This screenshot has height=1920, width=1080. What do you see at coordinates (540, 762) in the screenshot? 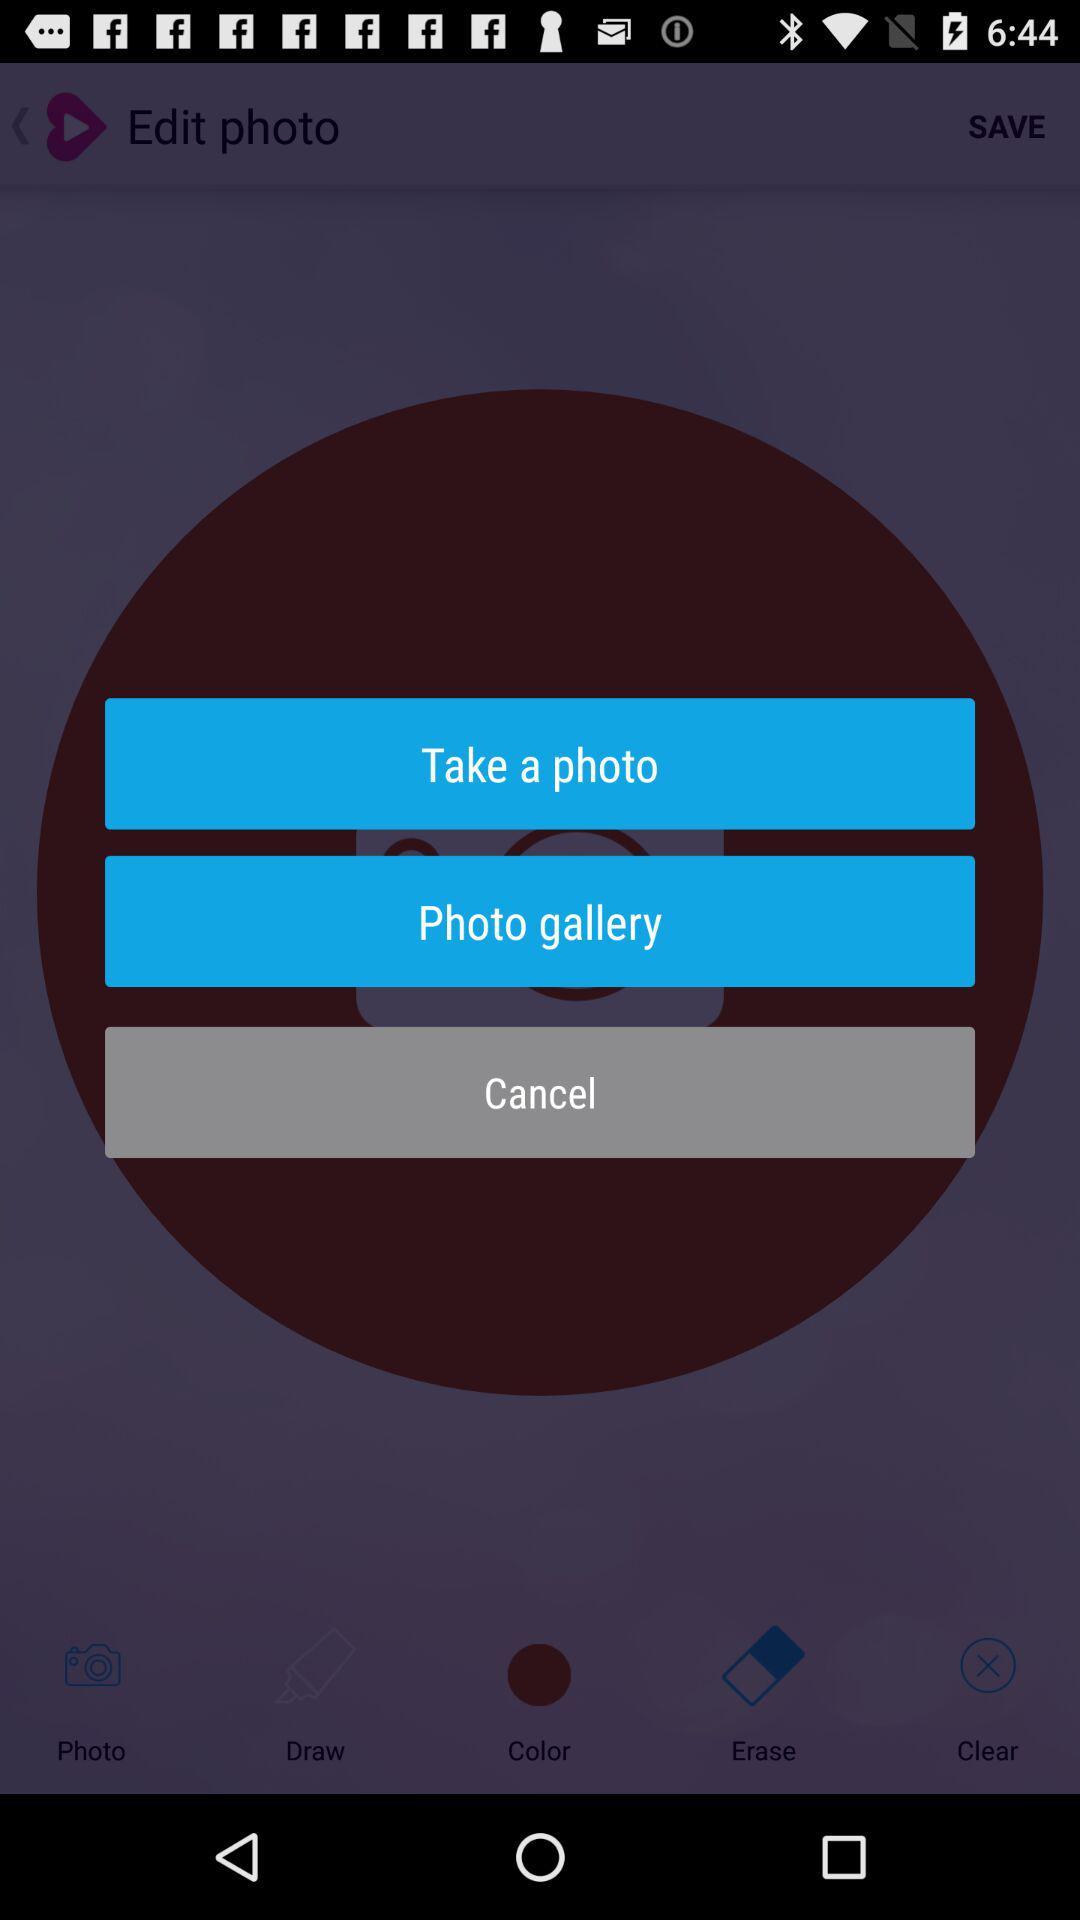
I see `take a photo button` at bounding box center [540, 762].